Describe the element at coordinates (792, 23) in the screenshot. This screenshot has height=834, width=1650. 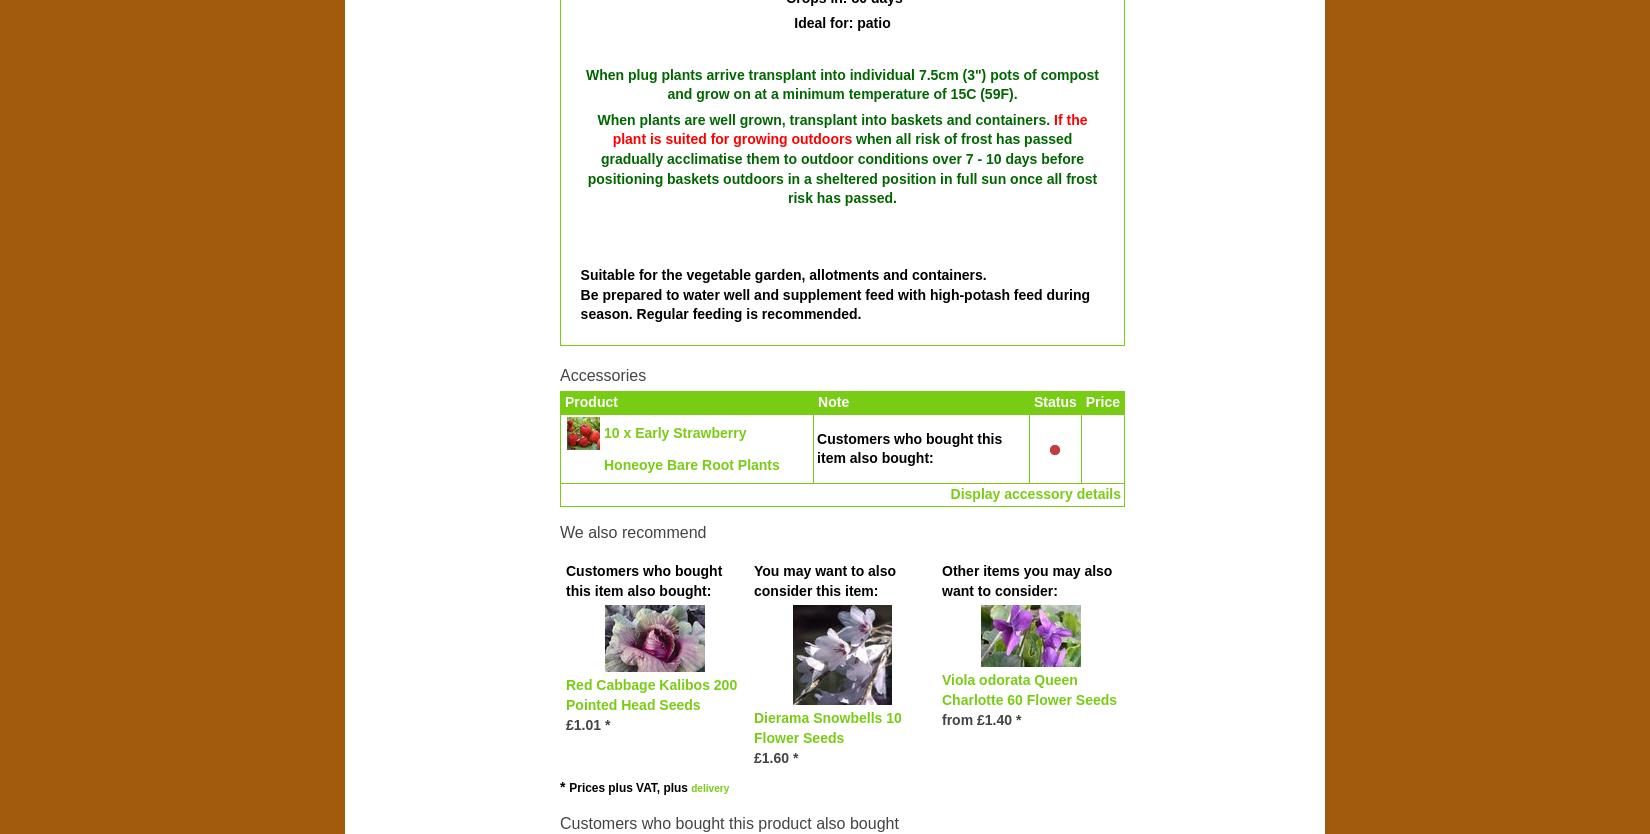
I see `'Ideal for: patio'` at that location.